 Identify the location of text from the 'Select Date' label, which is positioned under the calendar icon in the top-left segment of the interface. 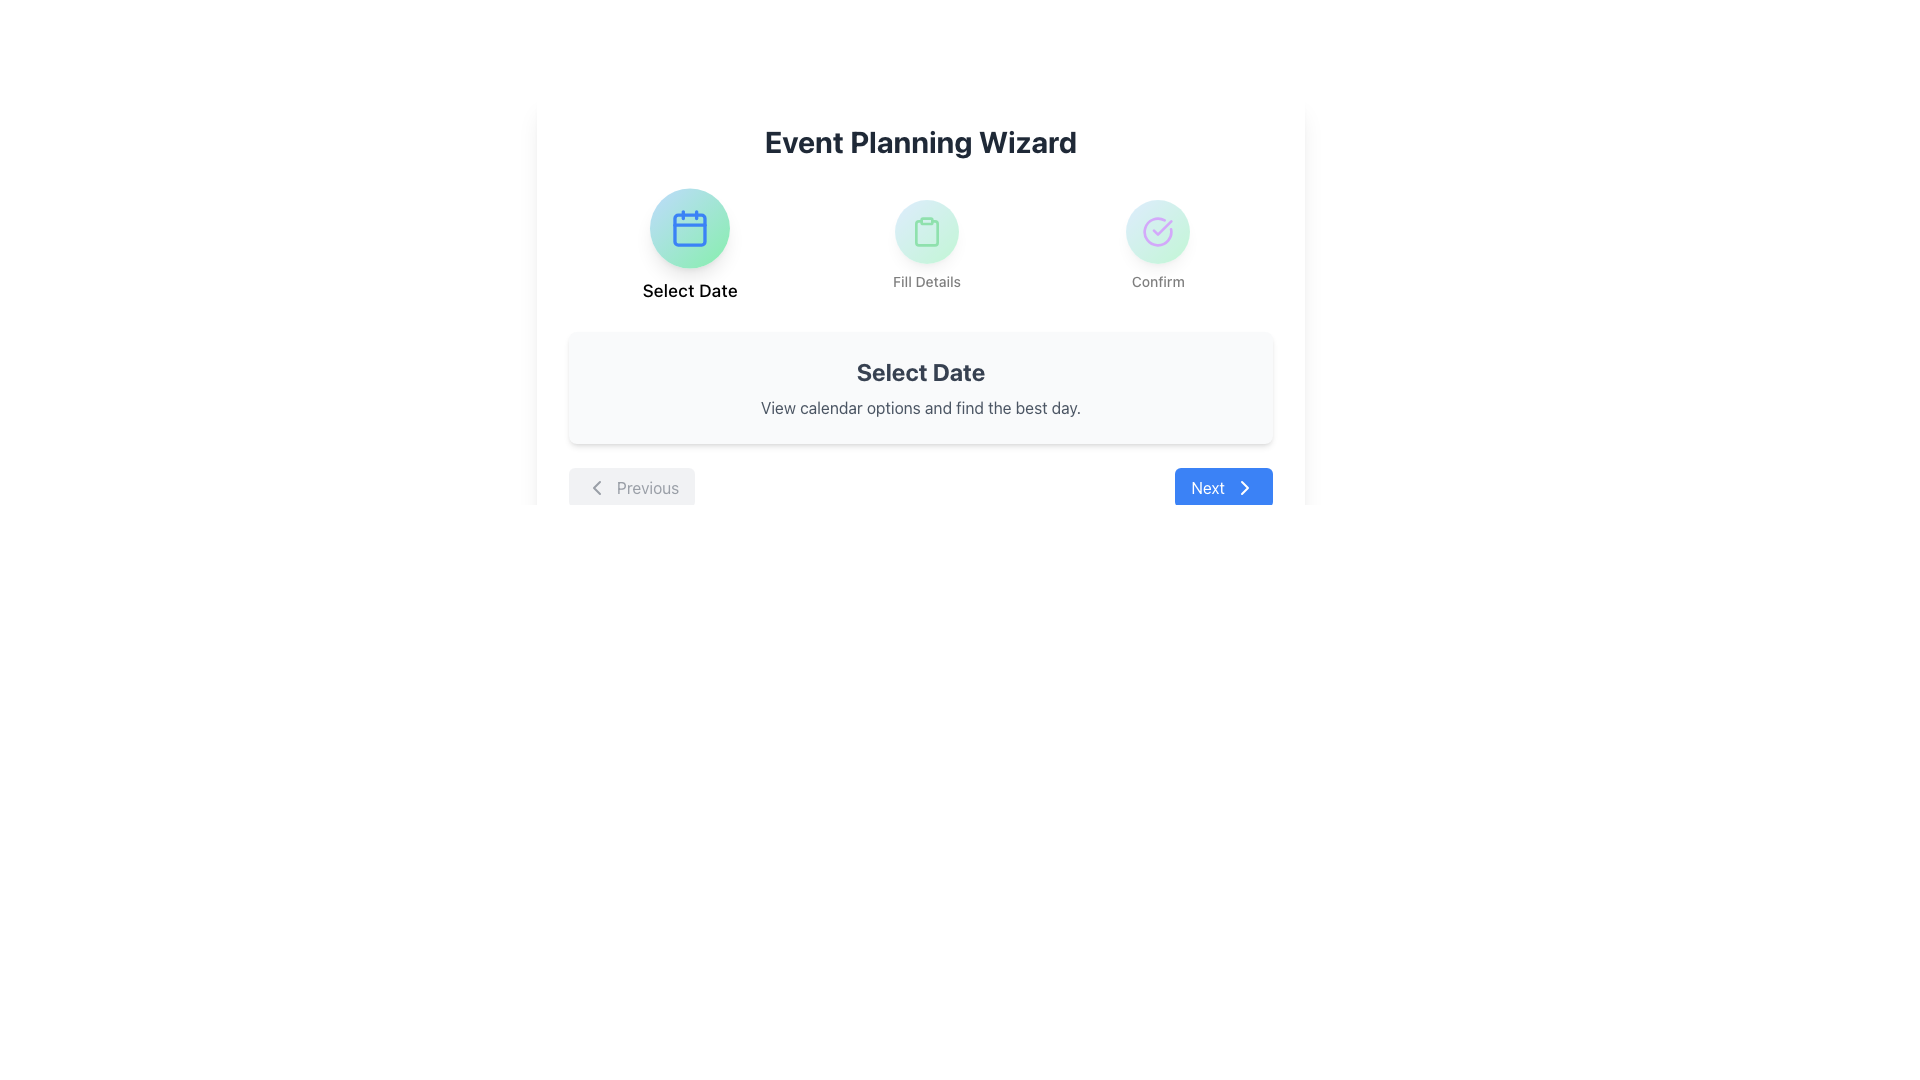
(689, 290).